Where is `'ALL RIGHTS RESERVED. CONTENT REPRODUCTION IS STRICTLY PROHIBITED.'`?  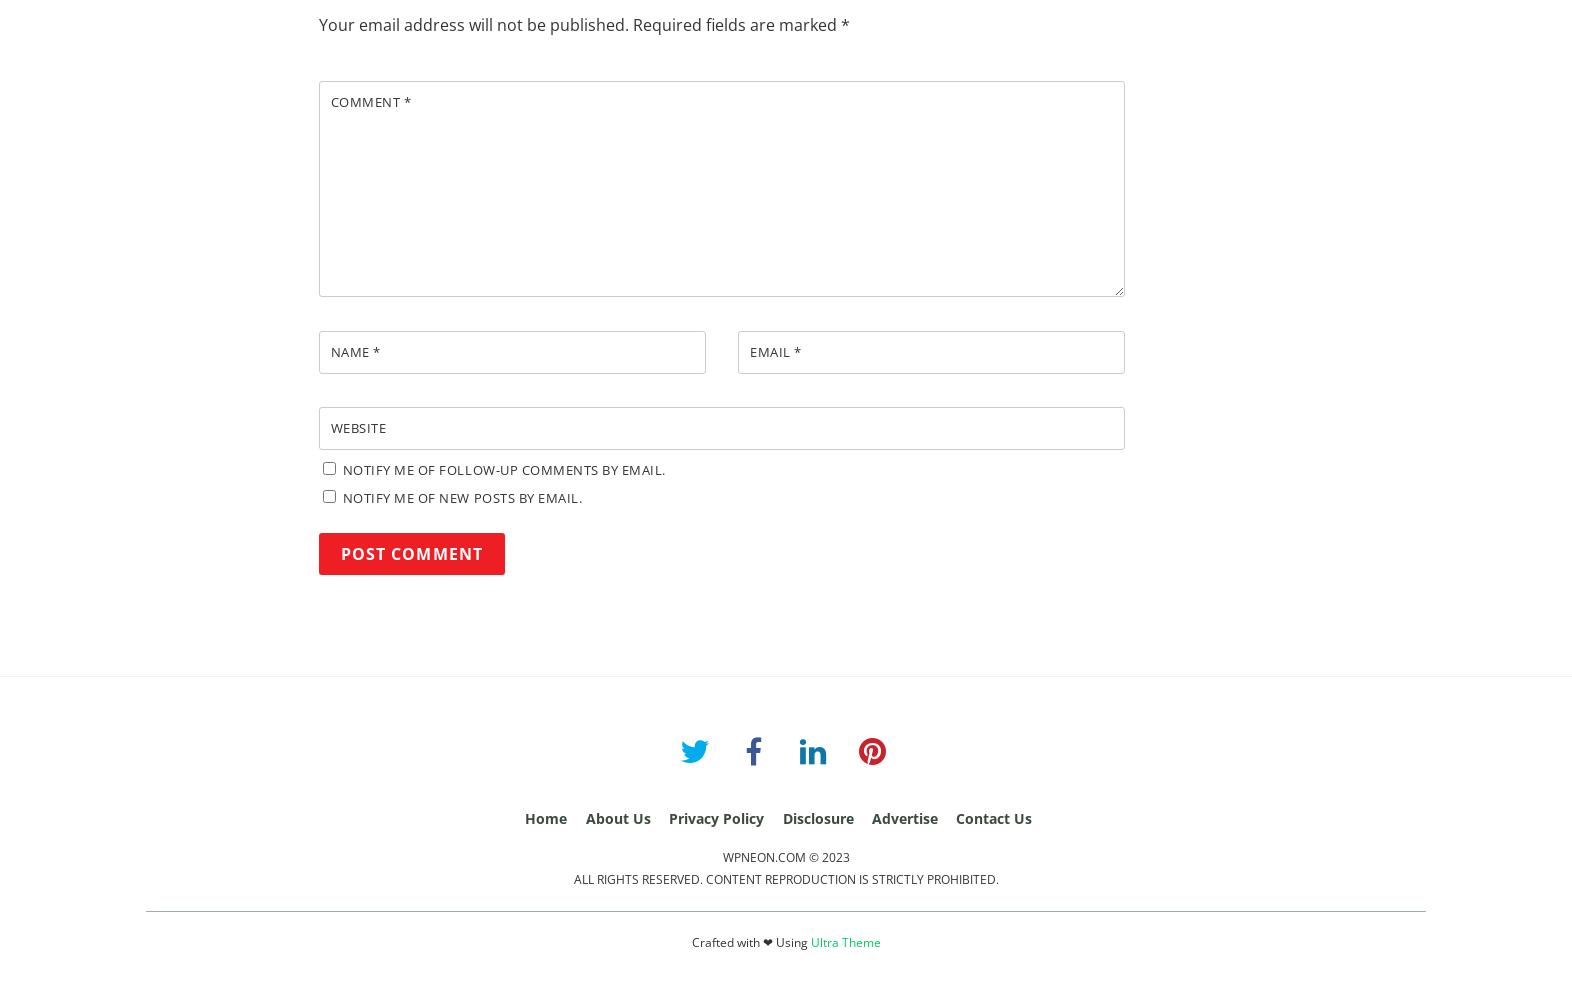
'ALL RIGHTS RESERVED. CONTENT REPRODUCTION IS STRICTLY PROHIBITED.' is located at coordinates (785, 879).